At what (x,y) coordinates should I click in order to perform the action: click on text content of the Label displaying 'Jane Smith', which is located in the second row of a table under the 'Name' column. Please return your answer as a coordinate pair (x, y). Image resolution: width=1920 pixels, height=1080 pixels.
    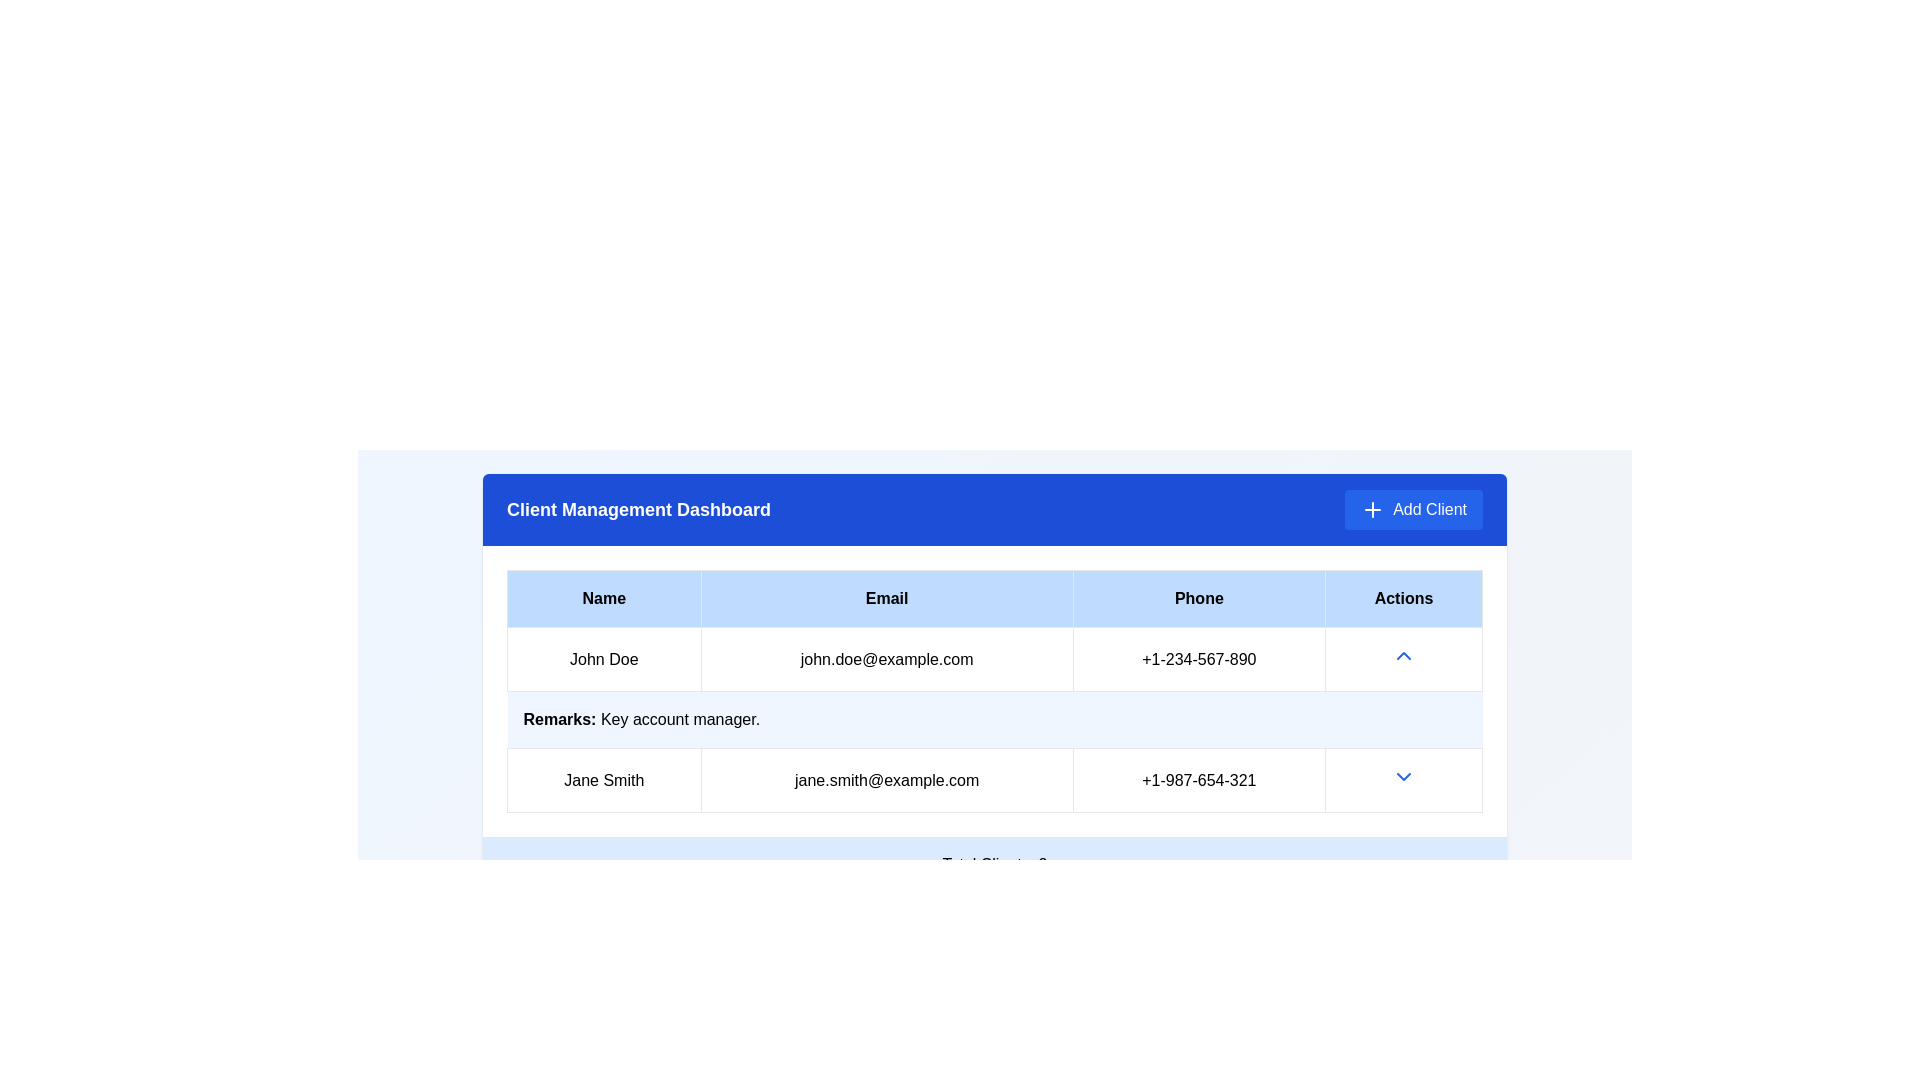
    Looking at the image, I should click on (603, 779).